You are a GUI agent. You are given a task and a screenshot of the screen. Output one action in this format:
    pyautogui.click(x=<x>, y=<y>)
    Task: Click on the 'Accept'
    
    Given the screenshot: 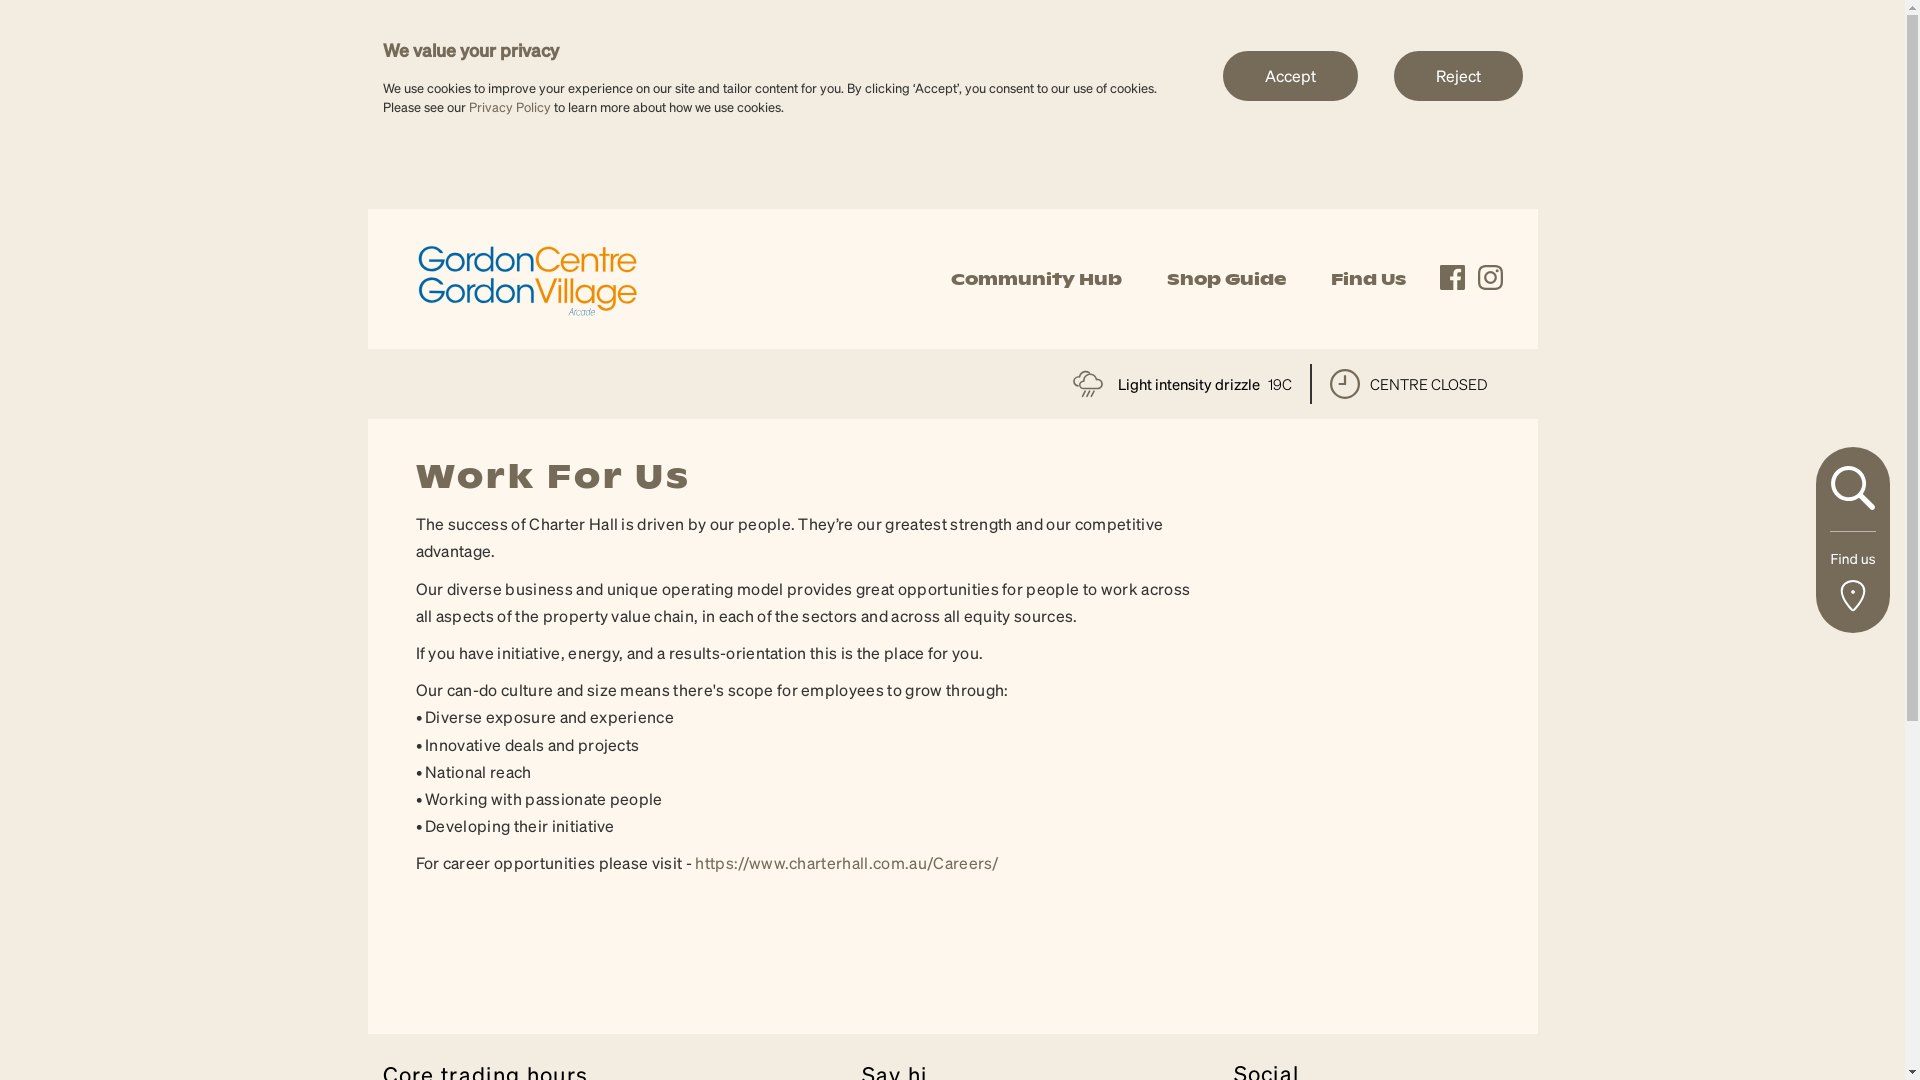 What is the action you would take?
    pyautogui.click(x=1289, y=73)
    